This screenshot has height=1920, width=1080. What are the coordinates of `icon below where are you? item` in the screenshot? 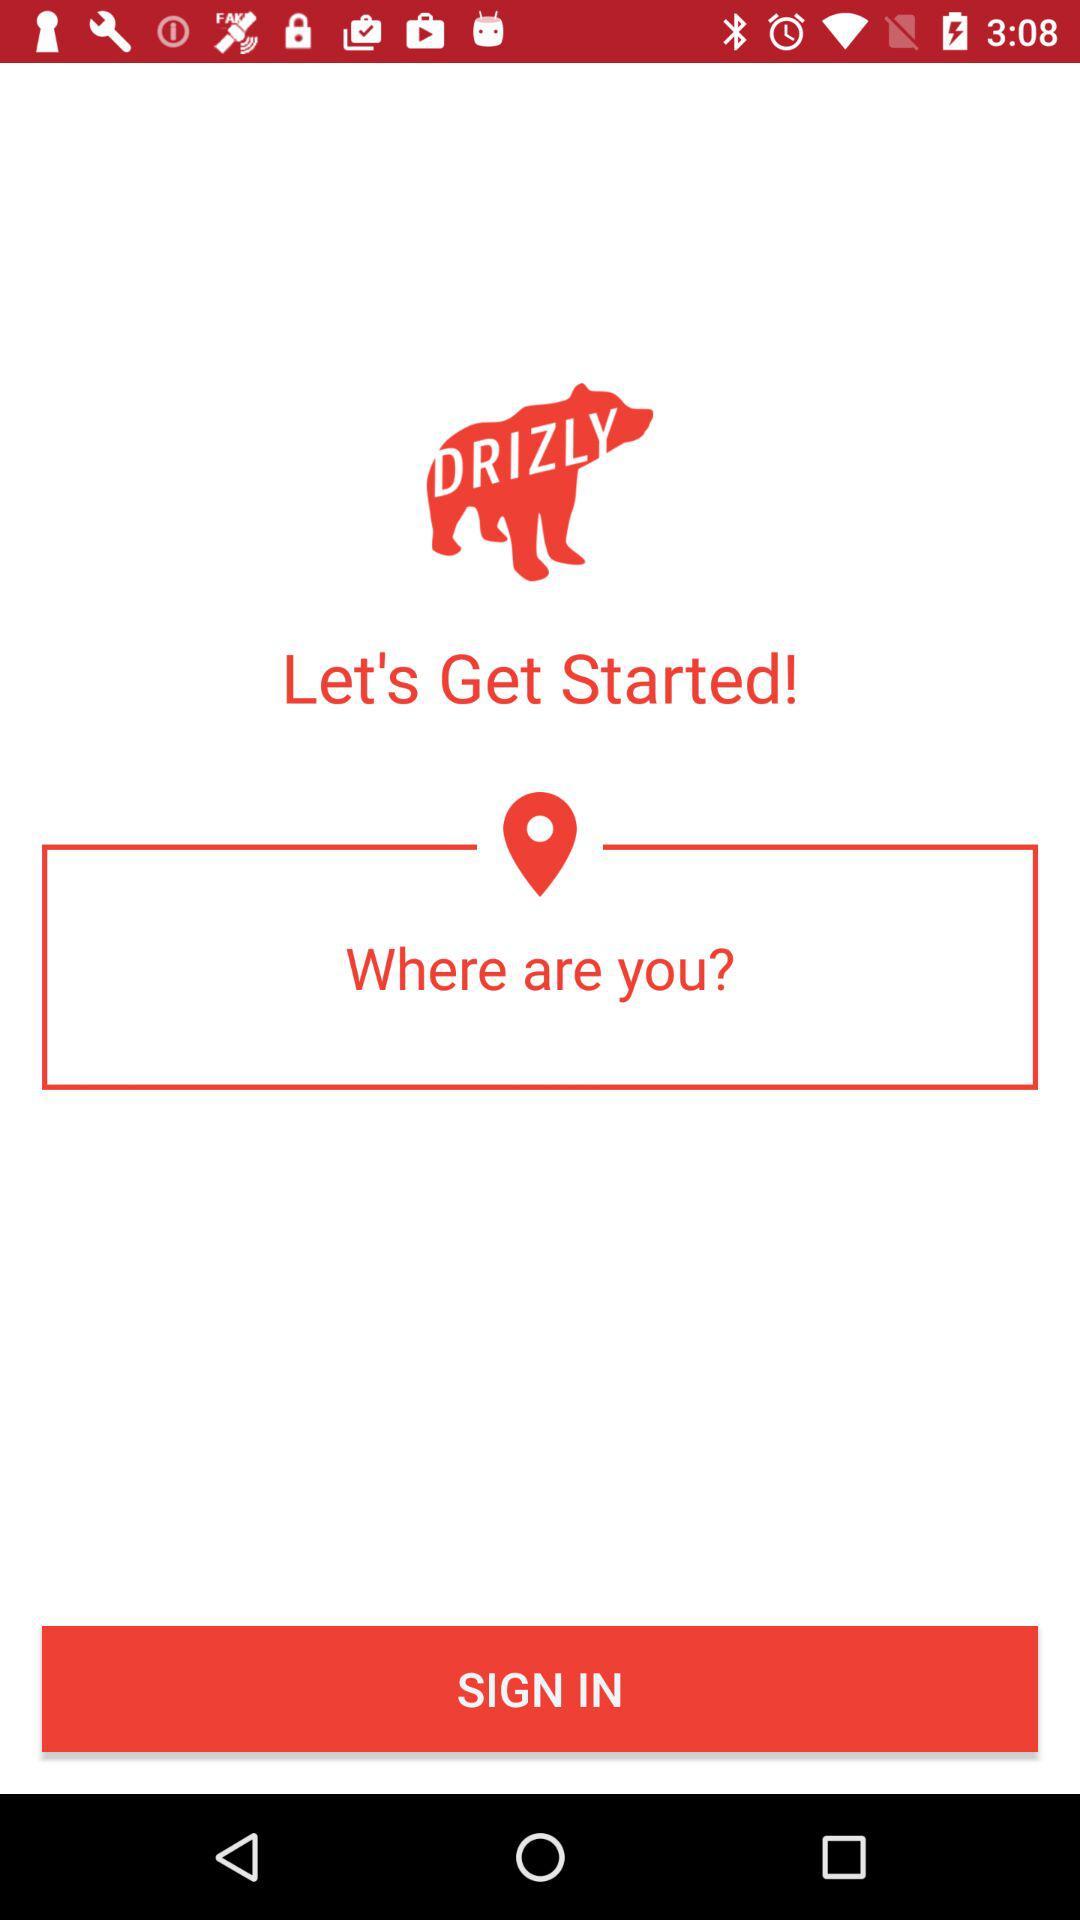 It's located at (540, 1688).